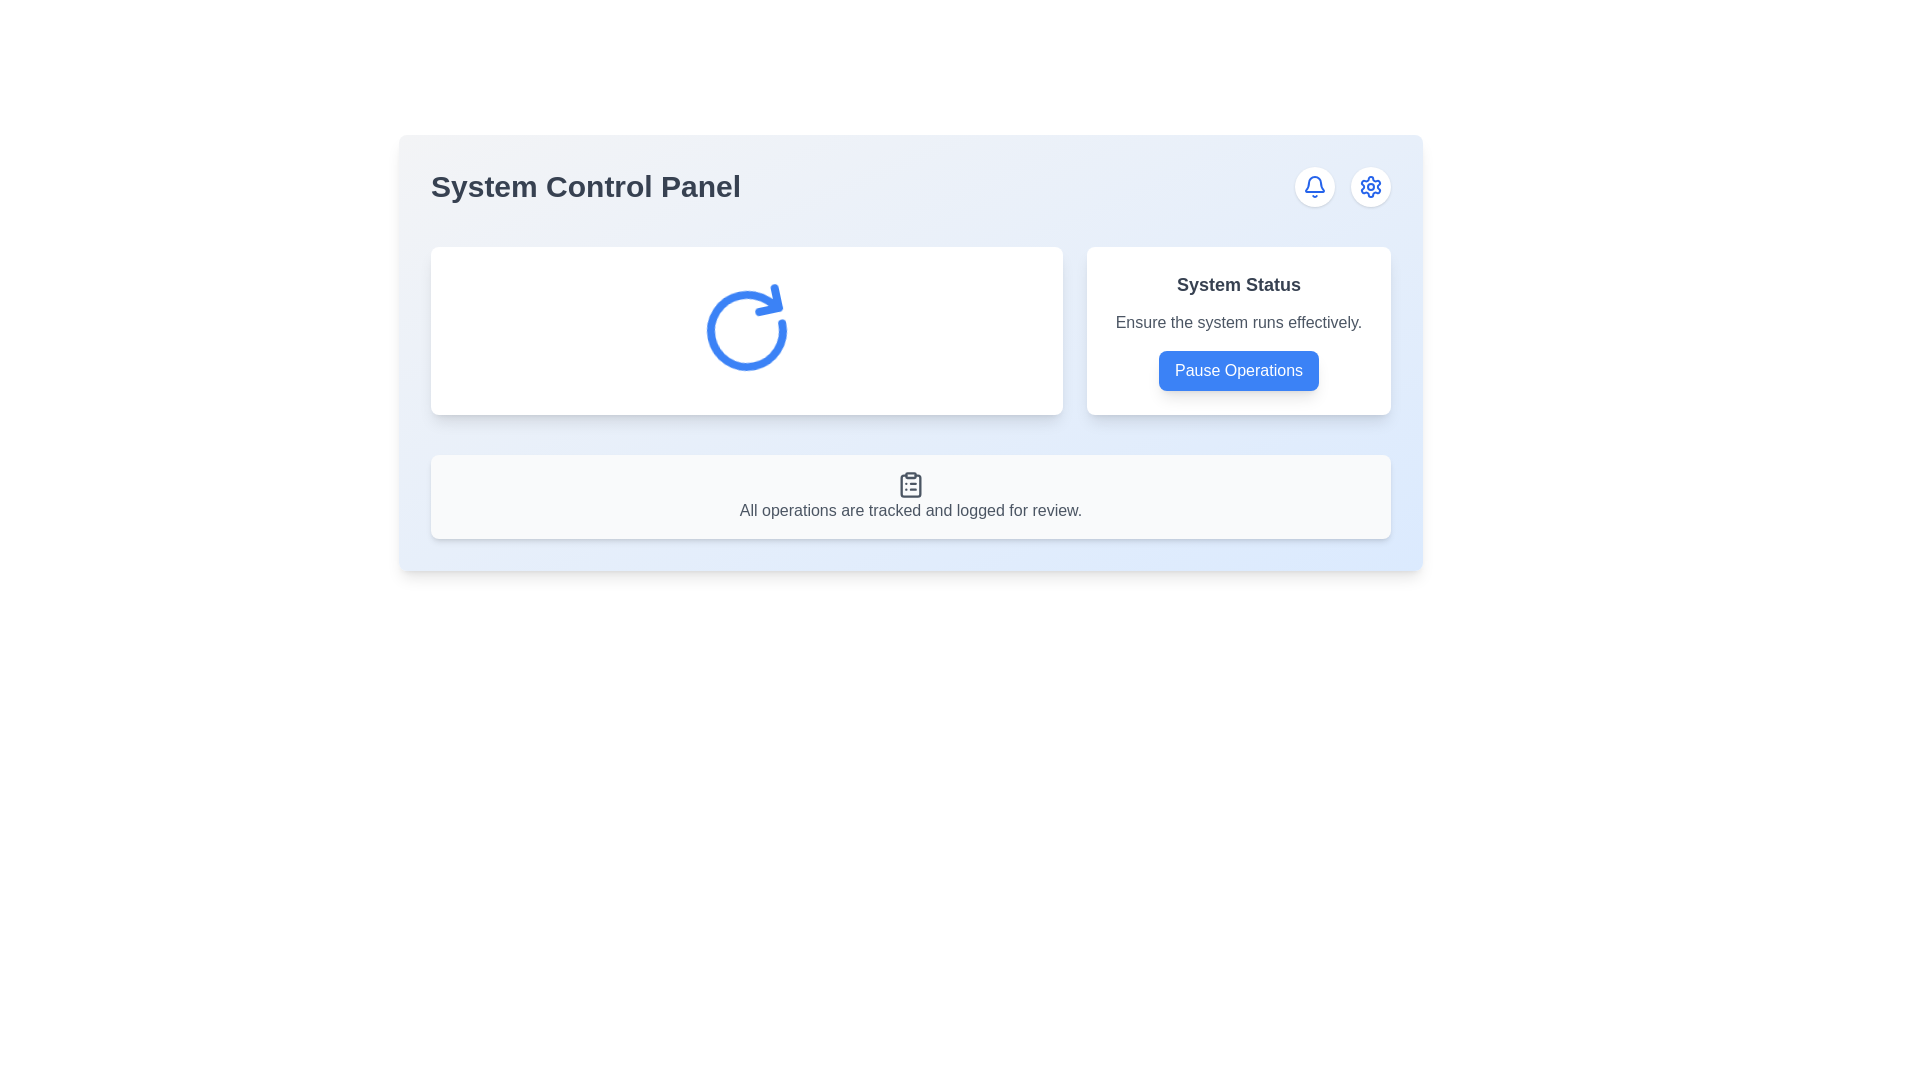  I want to click on the settings icon button located in the top-right corner of the interface, so click(1370, 186).